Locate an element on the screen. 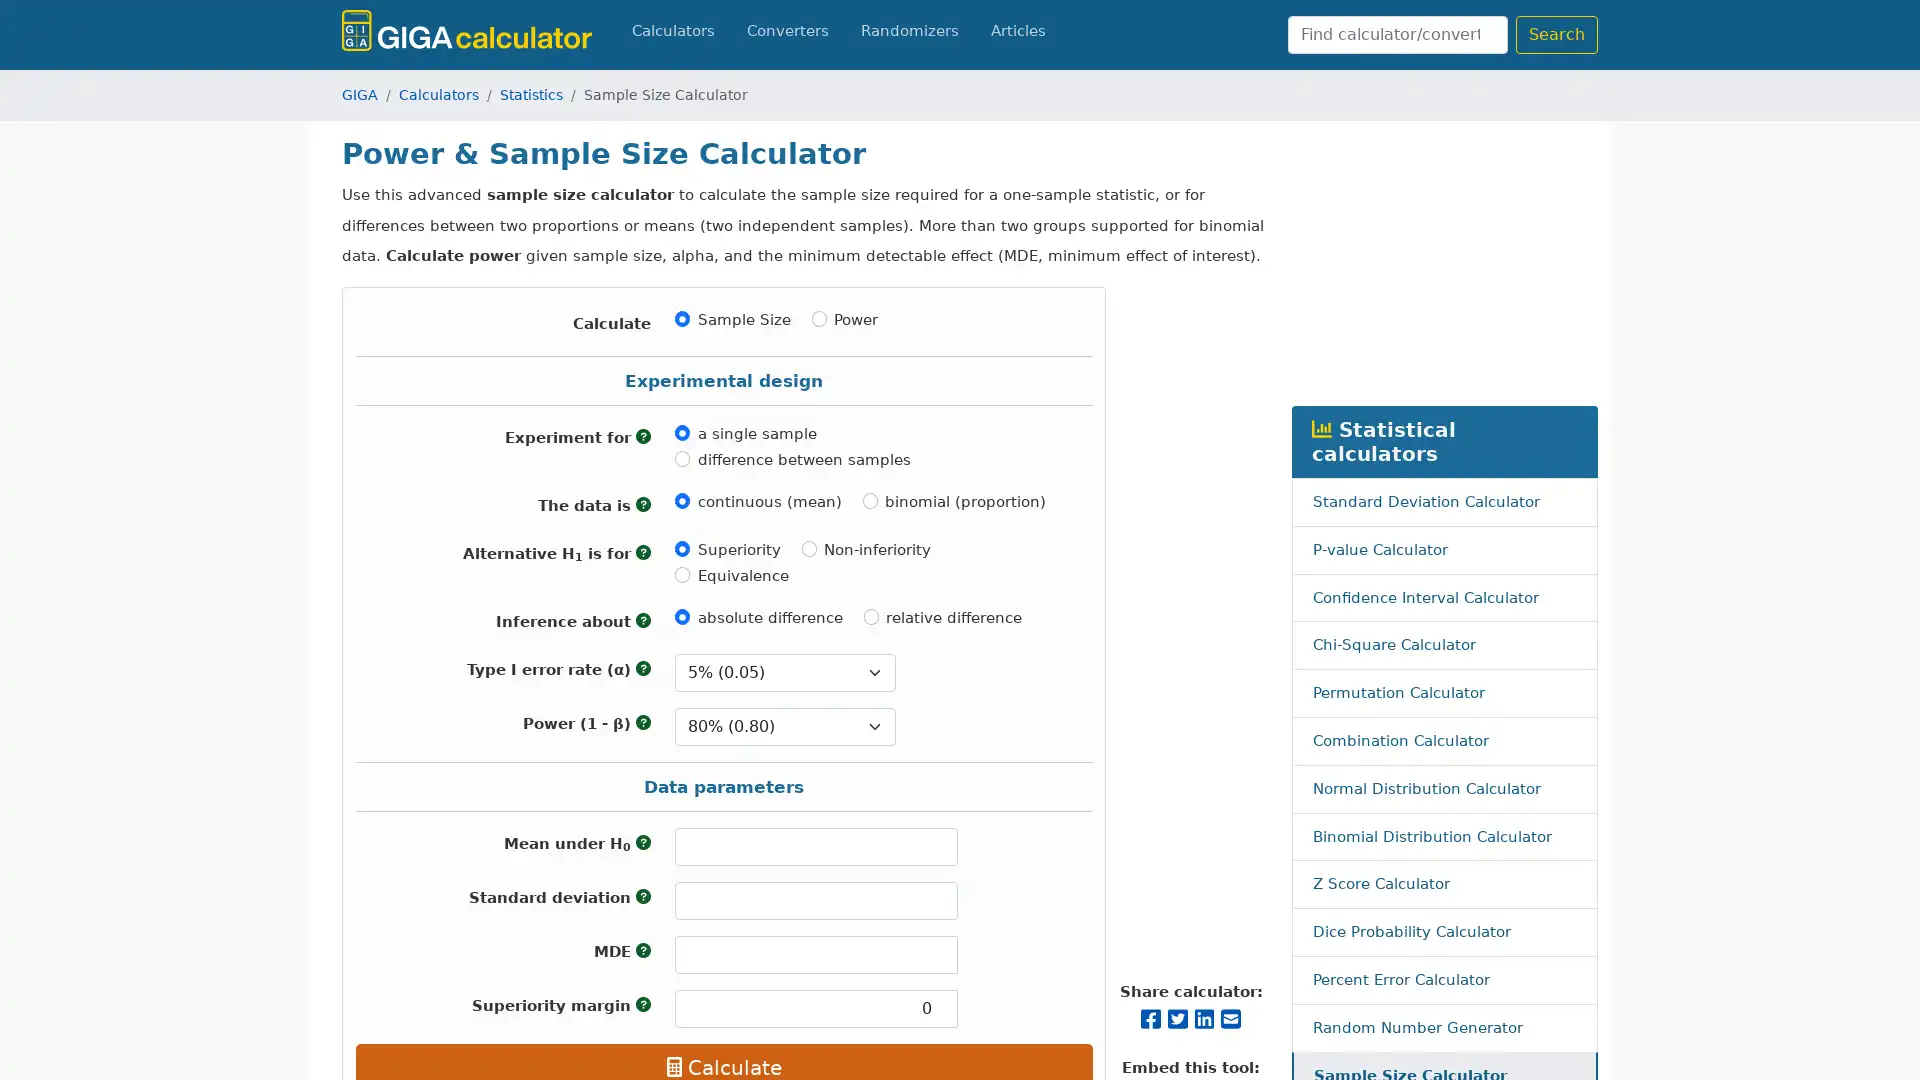  Help: MDE is located at coordinates (642, 950).